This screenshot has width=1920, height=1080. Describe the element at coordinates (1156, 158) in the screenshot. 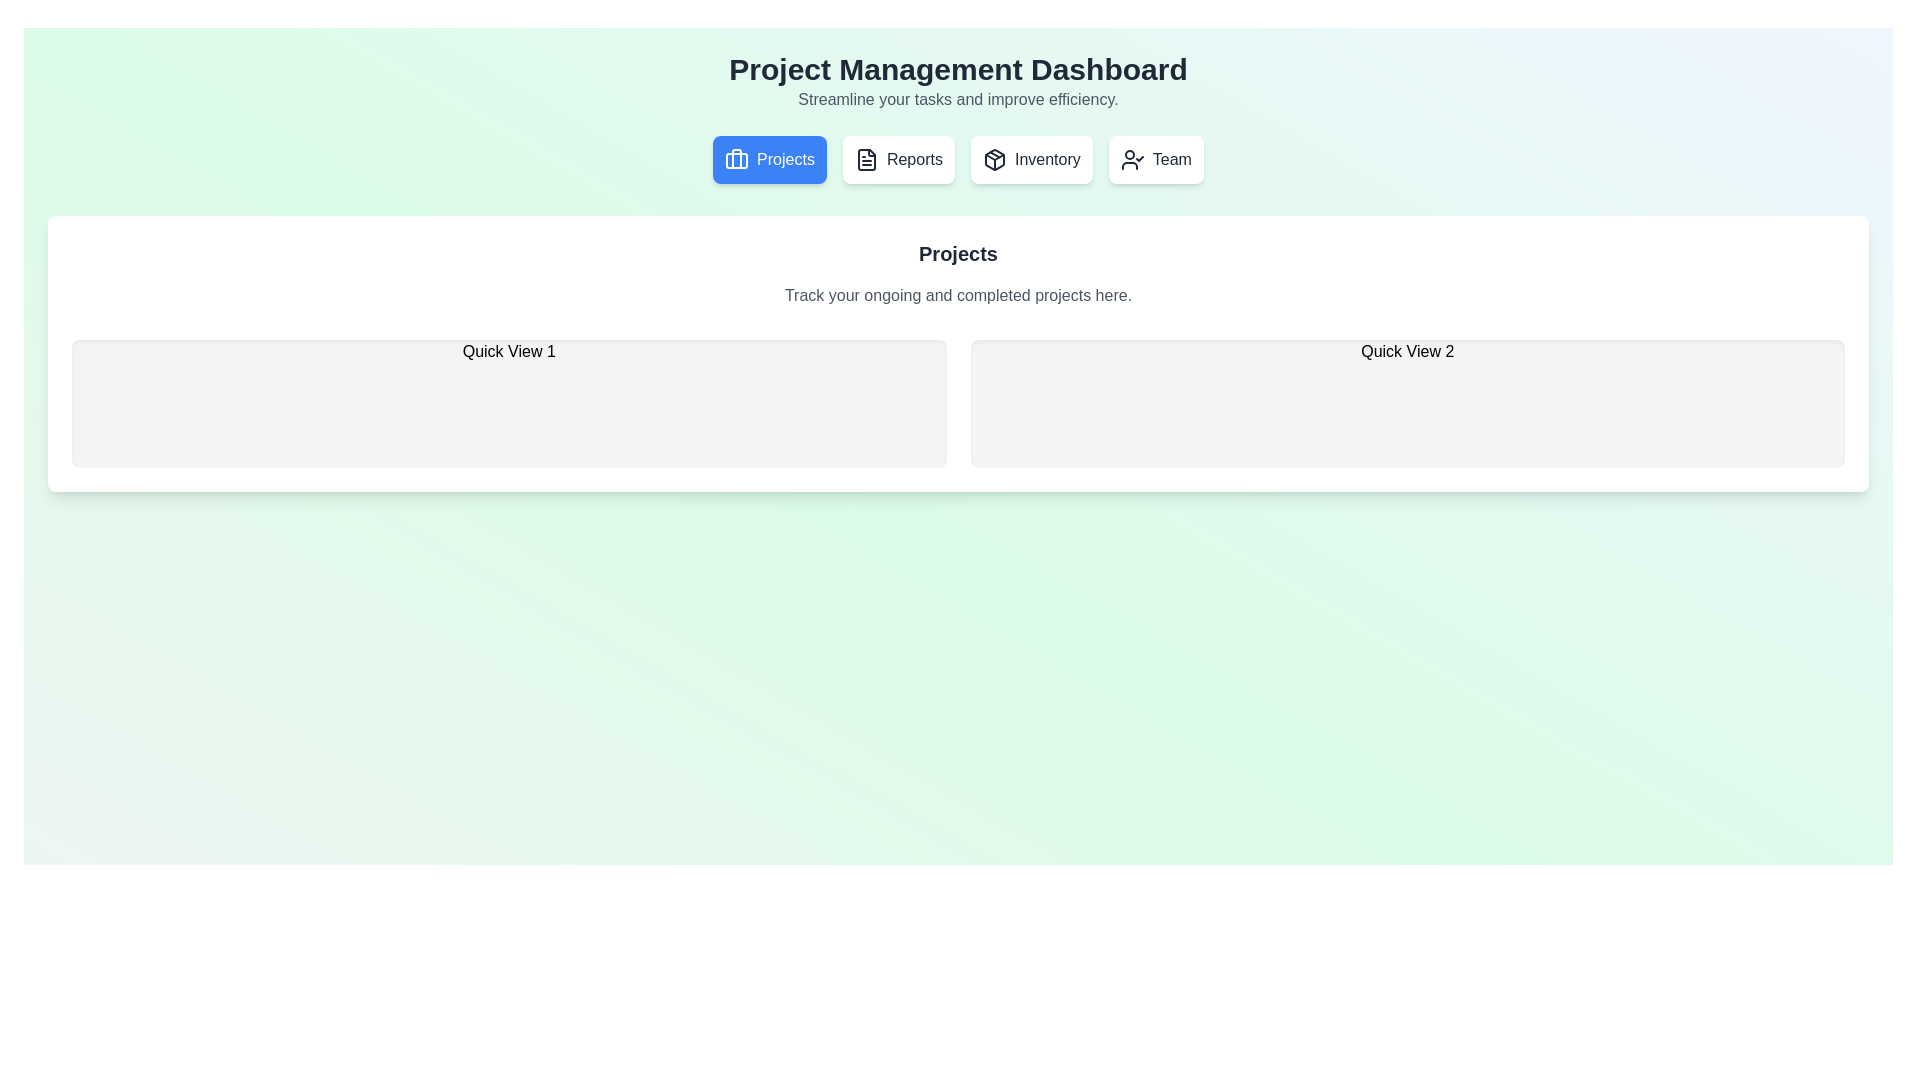

I see `the navigation button for team management located at the rightmost position of the row under 'Project Management Dashboard'` at that location.